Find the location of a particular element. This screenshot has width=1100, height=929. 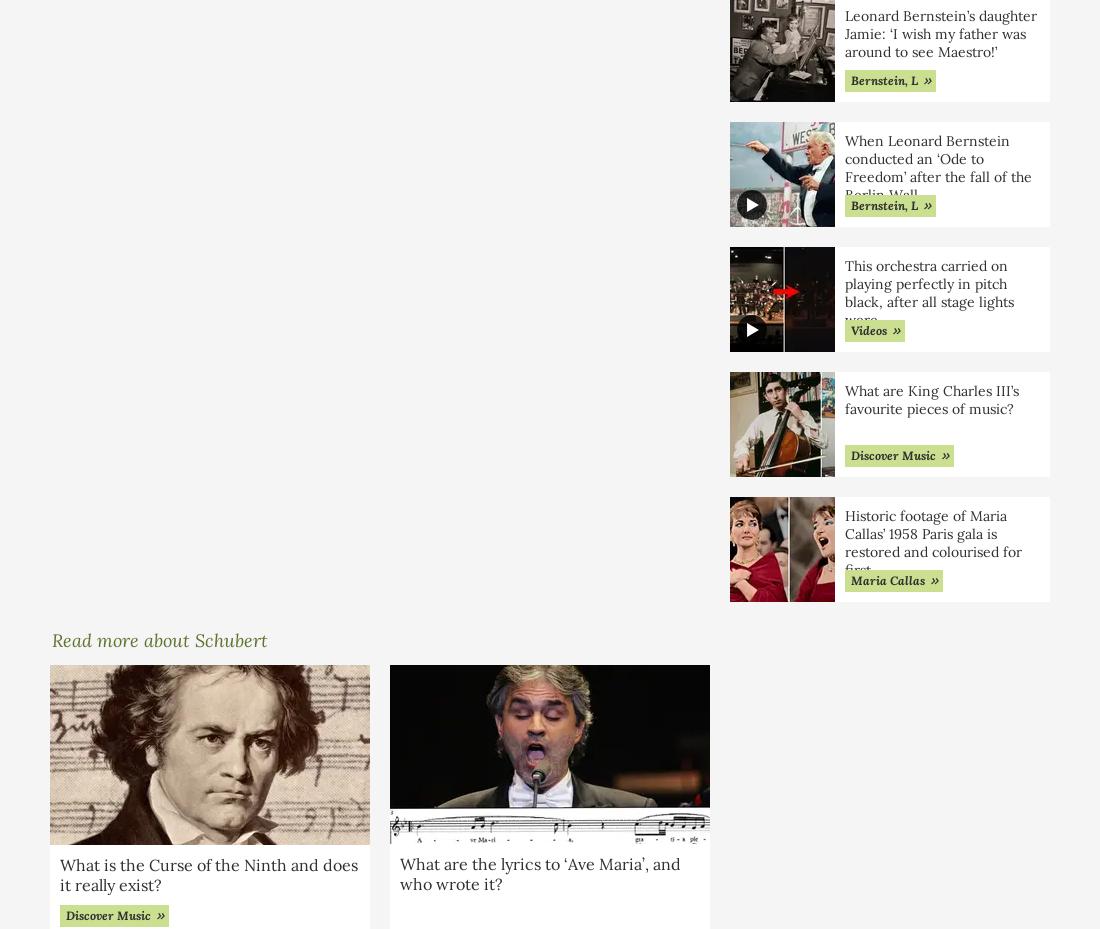

'When Leonard Bernstein conducted an ‘Ode to Freedom’ after the fall of the Berlin Wall' is located at coordinates (844, 167).